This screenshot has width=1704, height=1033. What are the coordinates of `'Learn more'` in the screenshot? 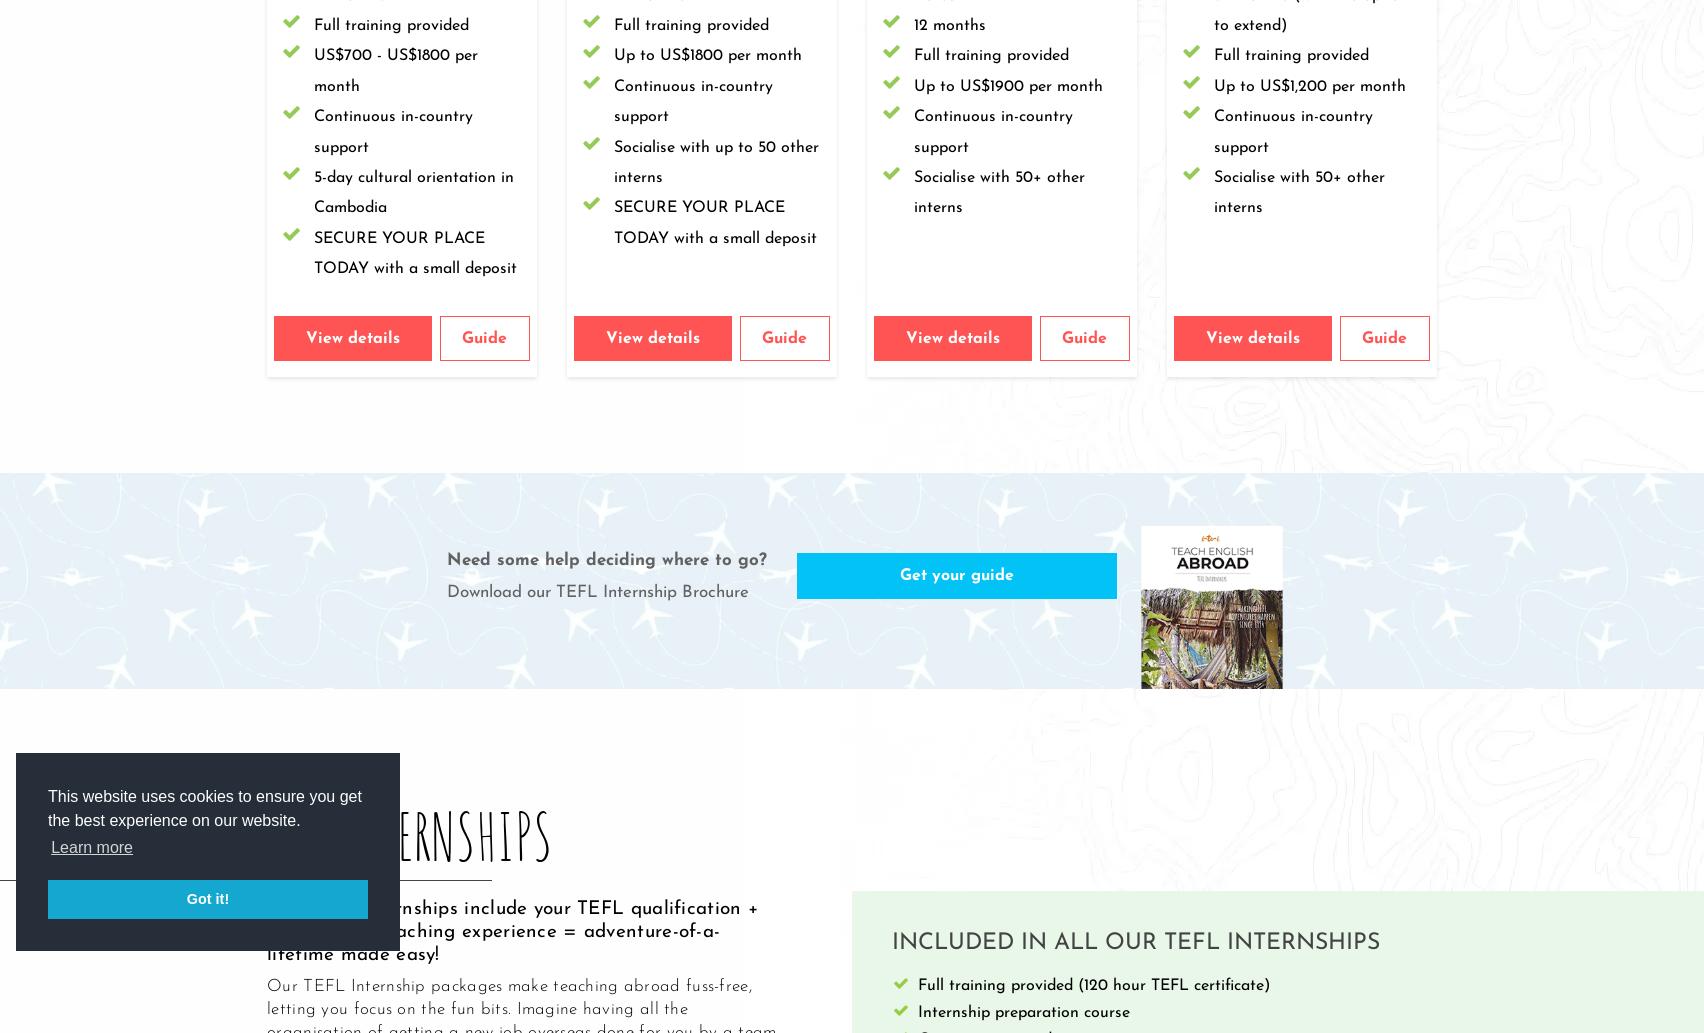 It's located at (92, 847).